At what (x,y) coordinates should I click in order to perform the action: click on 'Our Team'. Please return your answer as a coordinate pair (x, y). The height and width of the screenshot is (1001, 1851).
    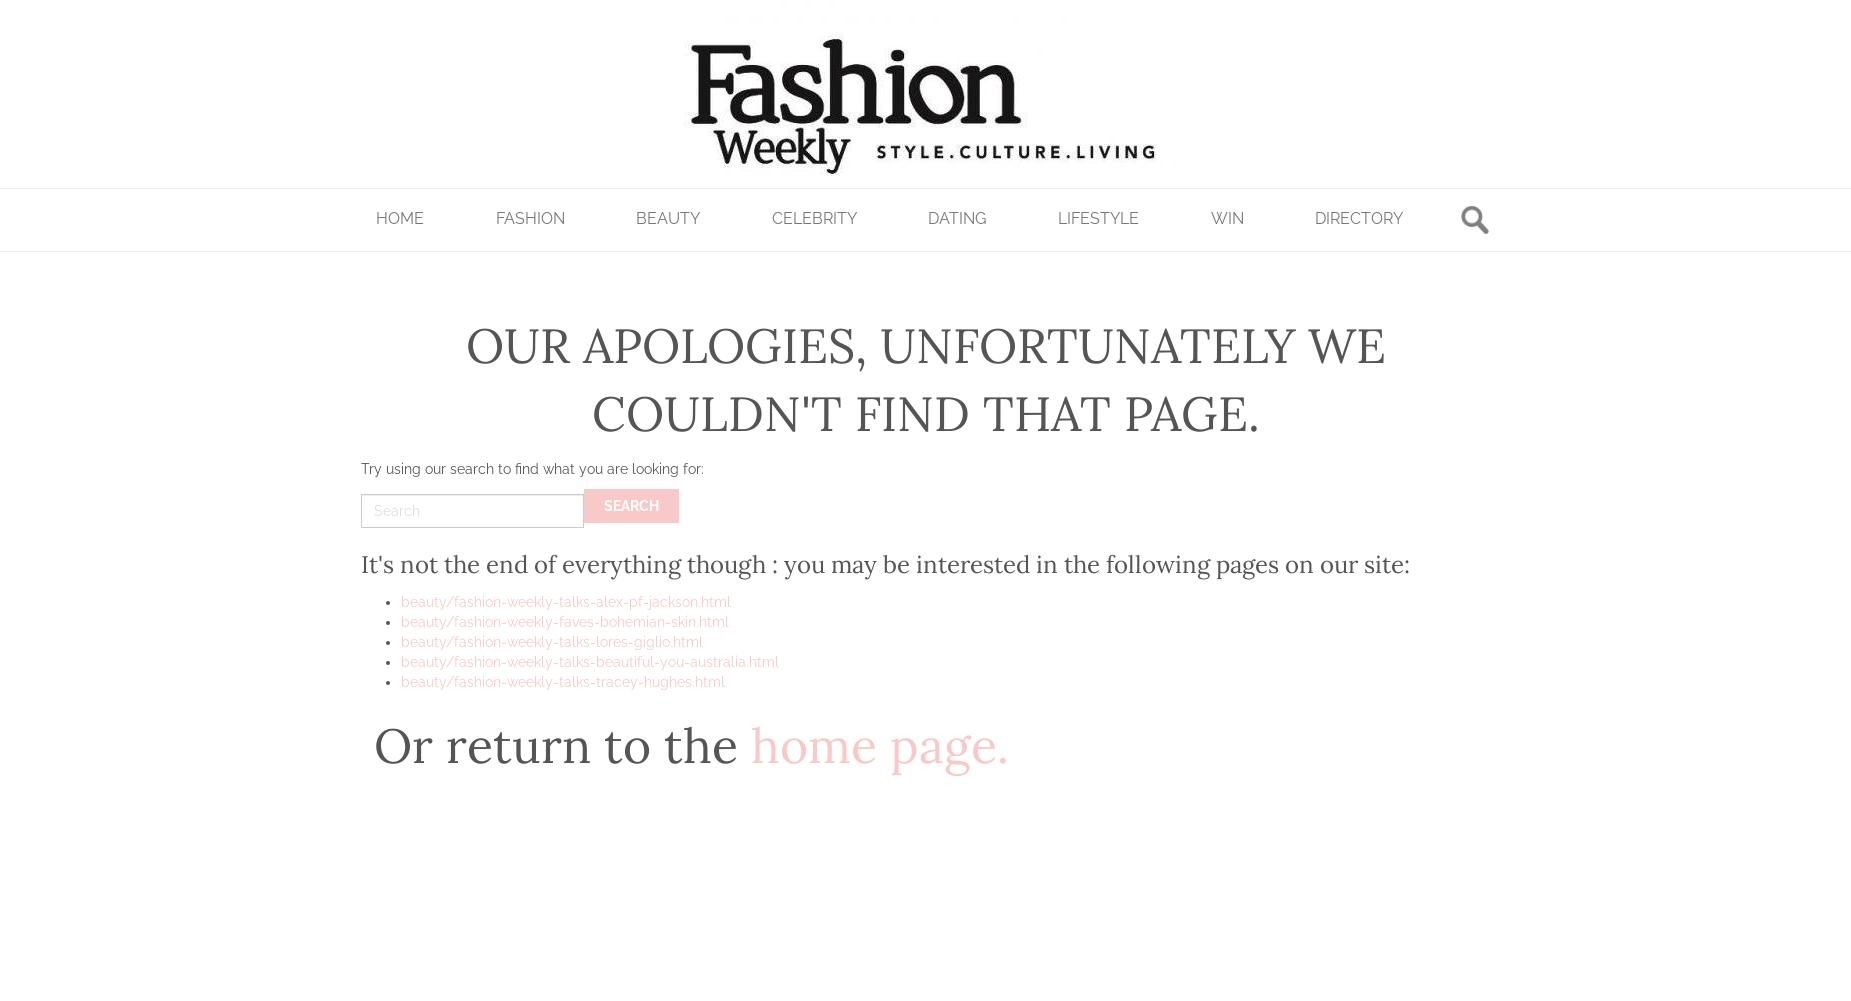
    Looking at the image, I should click on (390, 357).